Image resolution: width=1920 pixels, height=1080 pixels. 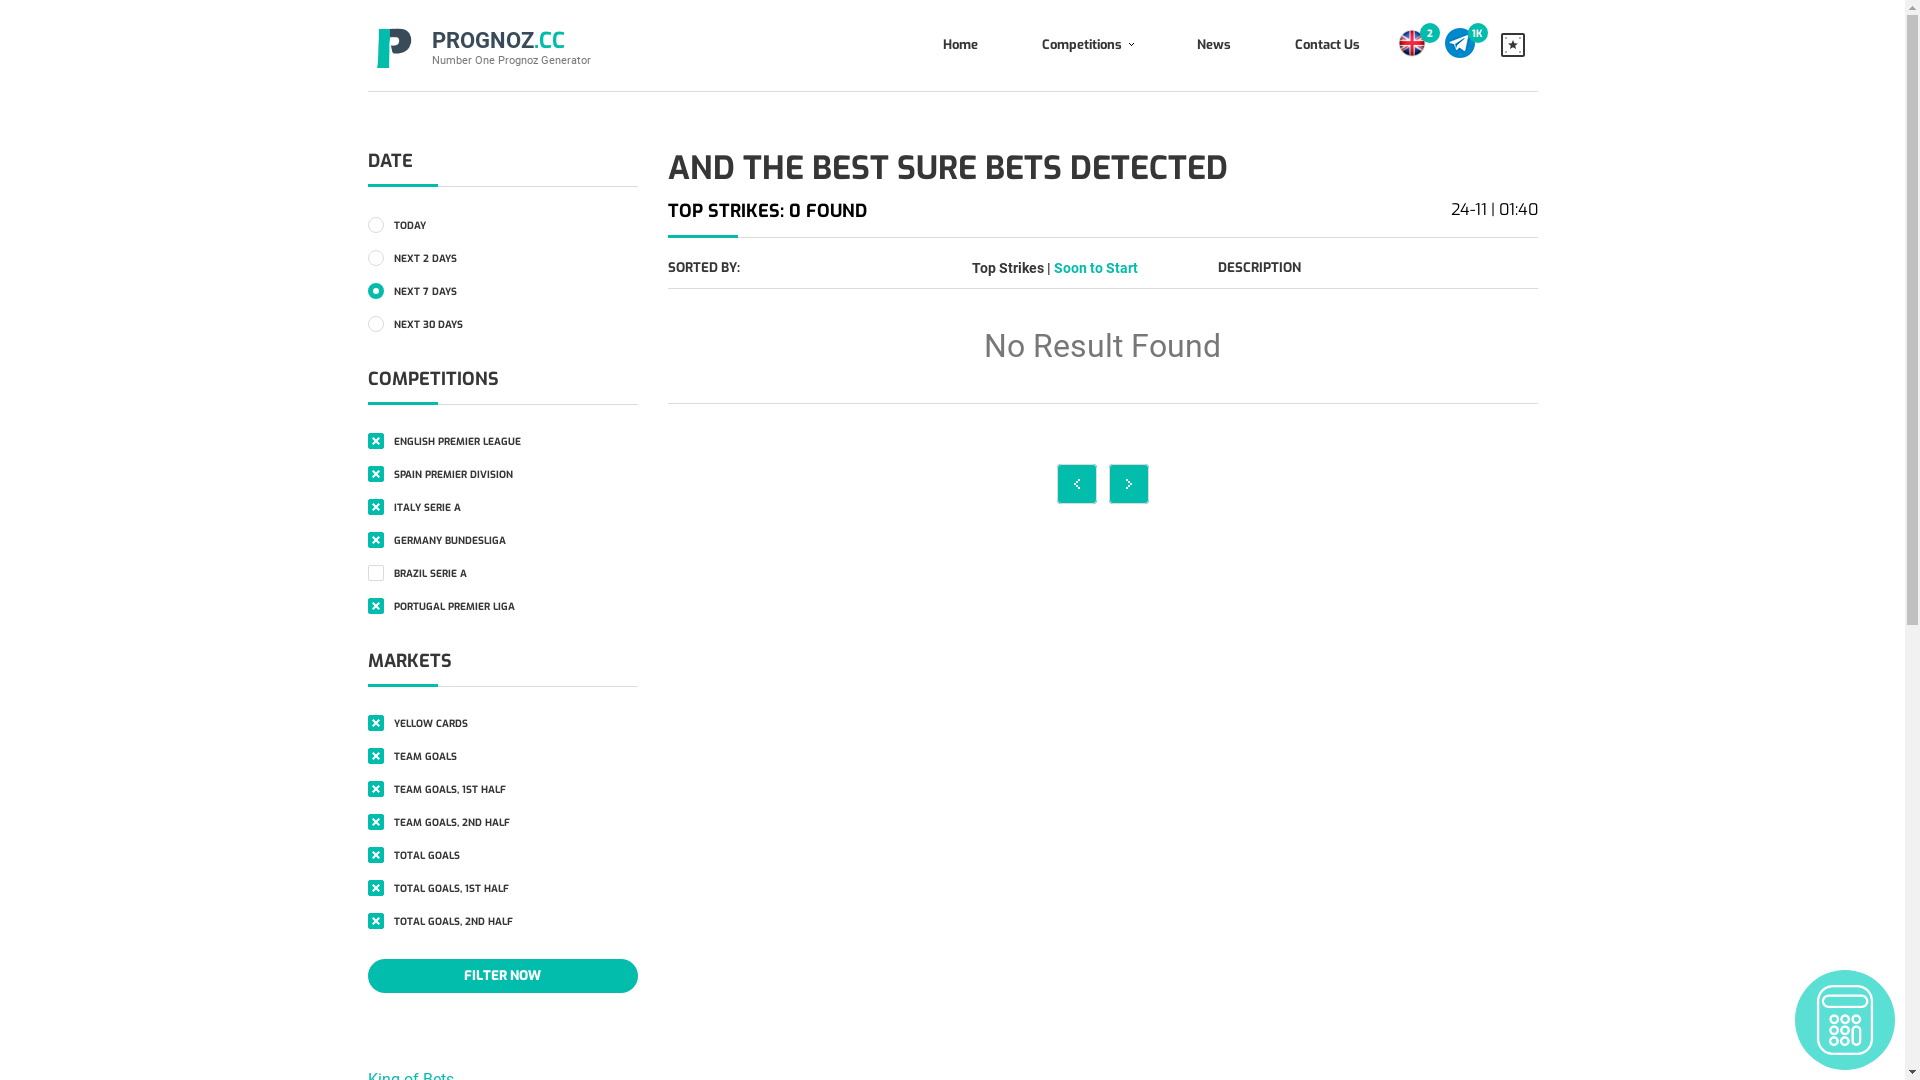 I want to click on 'TODAY', so click(x=368, y=224).